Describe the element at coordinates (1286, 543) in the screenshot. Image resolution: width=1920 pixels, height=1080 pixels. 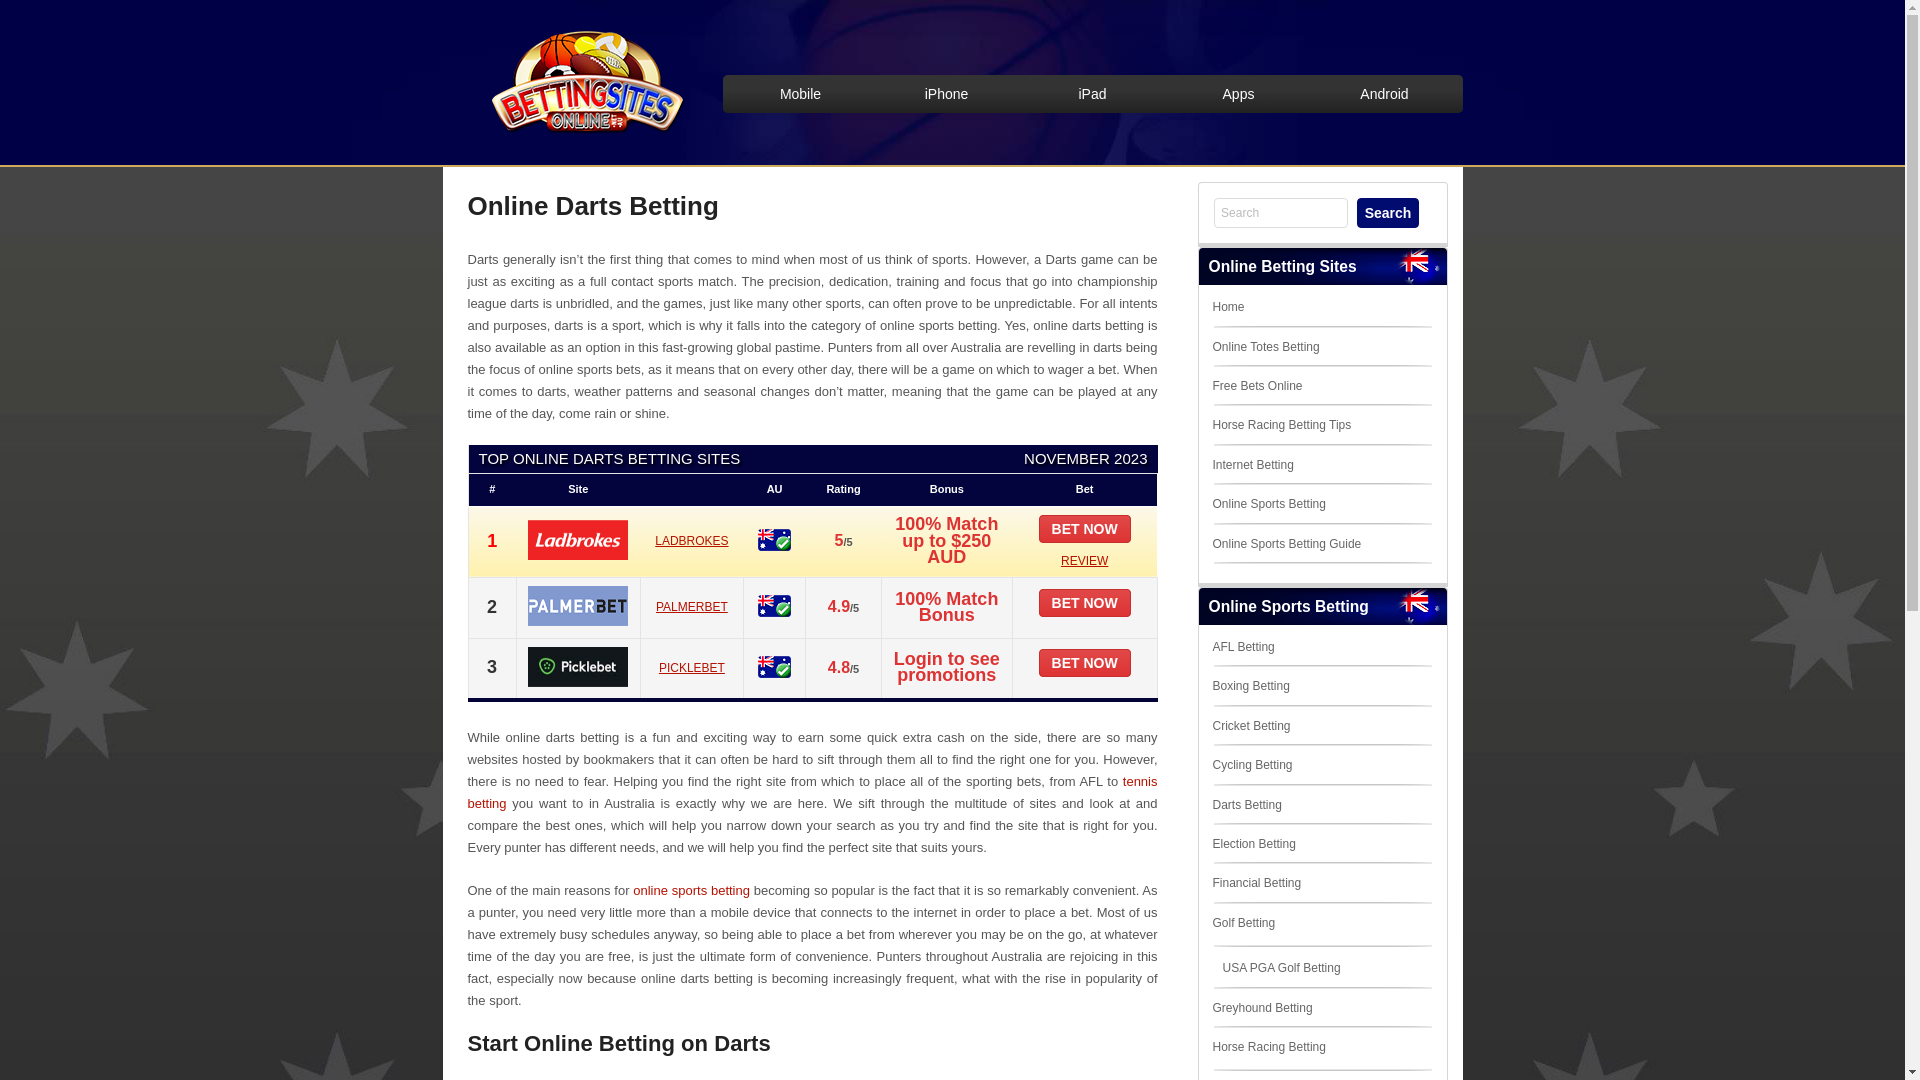
I see `'Online Sports Betting Guide'` at that location.